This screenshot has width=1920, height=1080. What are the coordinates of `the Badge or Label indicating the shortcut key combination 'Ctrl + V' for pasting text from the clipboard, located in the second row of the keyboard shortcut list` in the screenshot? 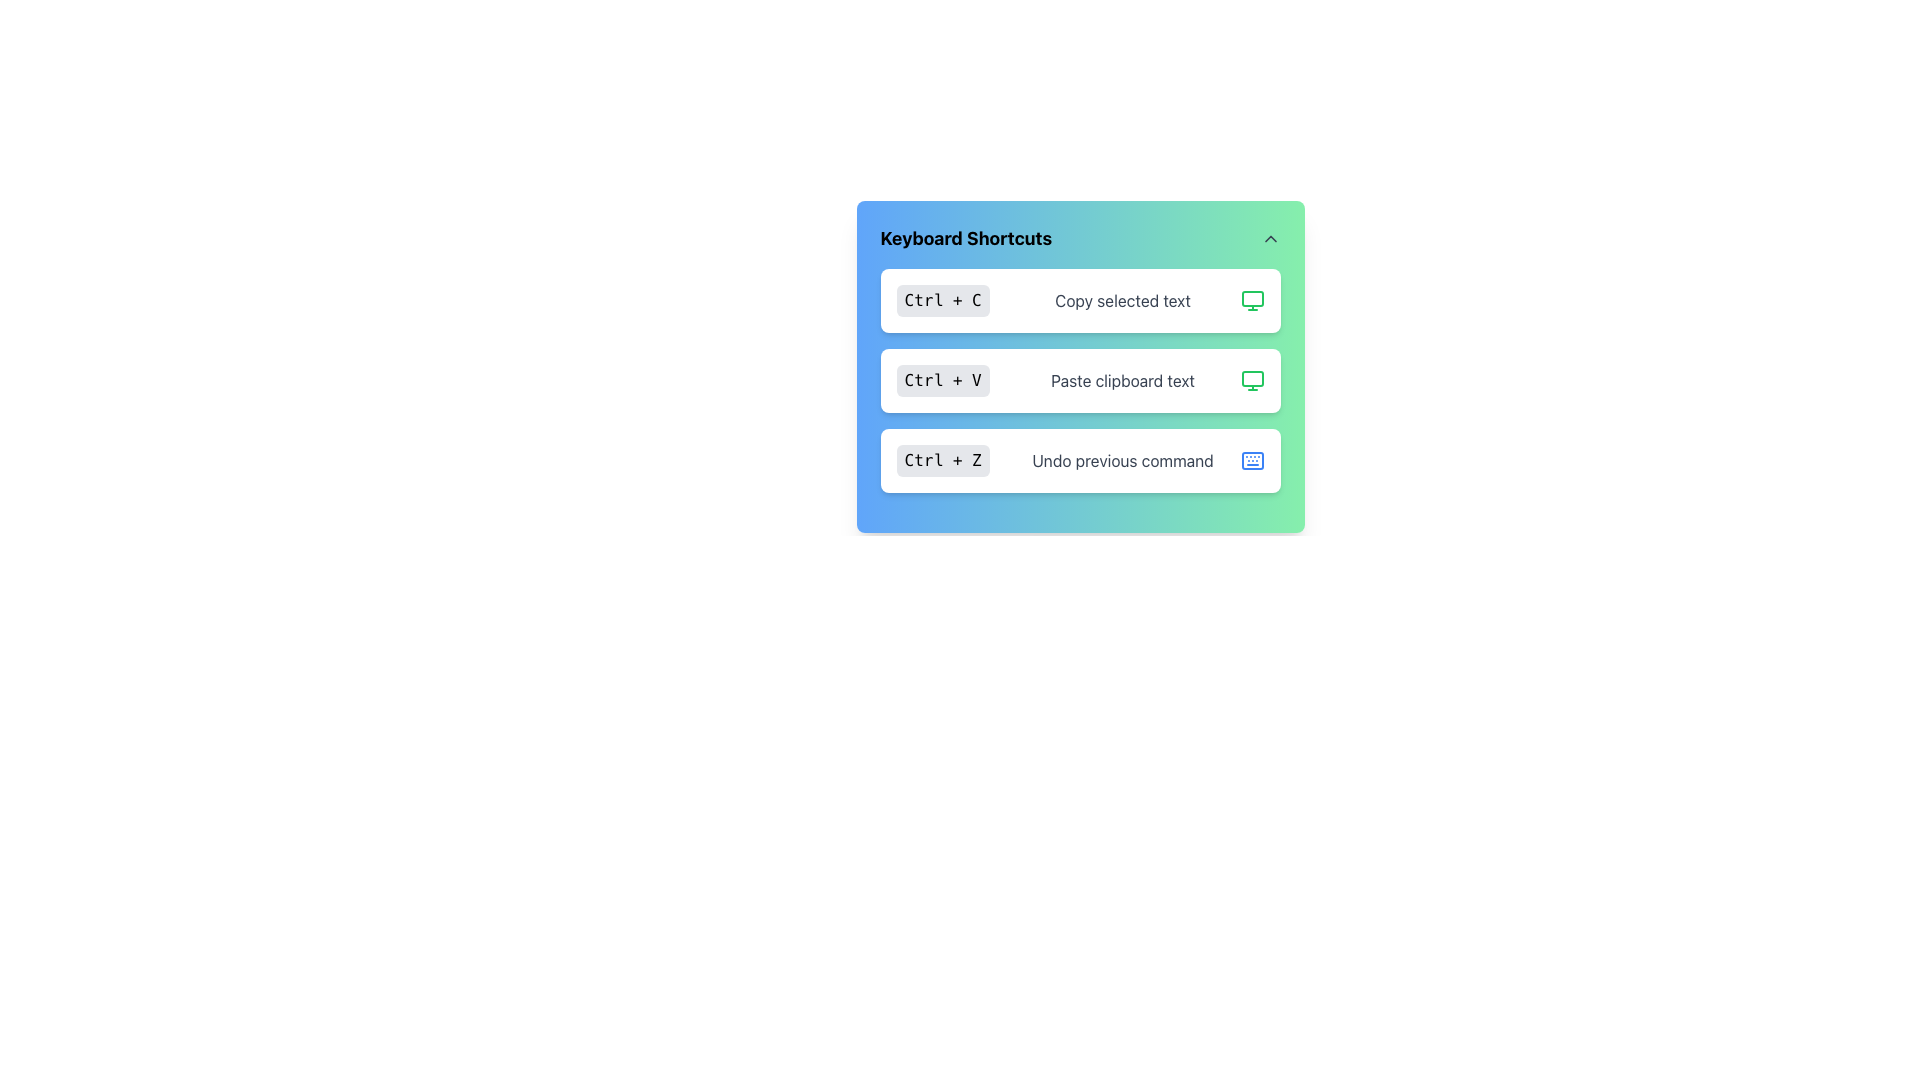 It's located at (942, 381).